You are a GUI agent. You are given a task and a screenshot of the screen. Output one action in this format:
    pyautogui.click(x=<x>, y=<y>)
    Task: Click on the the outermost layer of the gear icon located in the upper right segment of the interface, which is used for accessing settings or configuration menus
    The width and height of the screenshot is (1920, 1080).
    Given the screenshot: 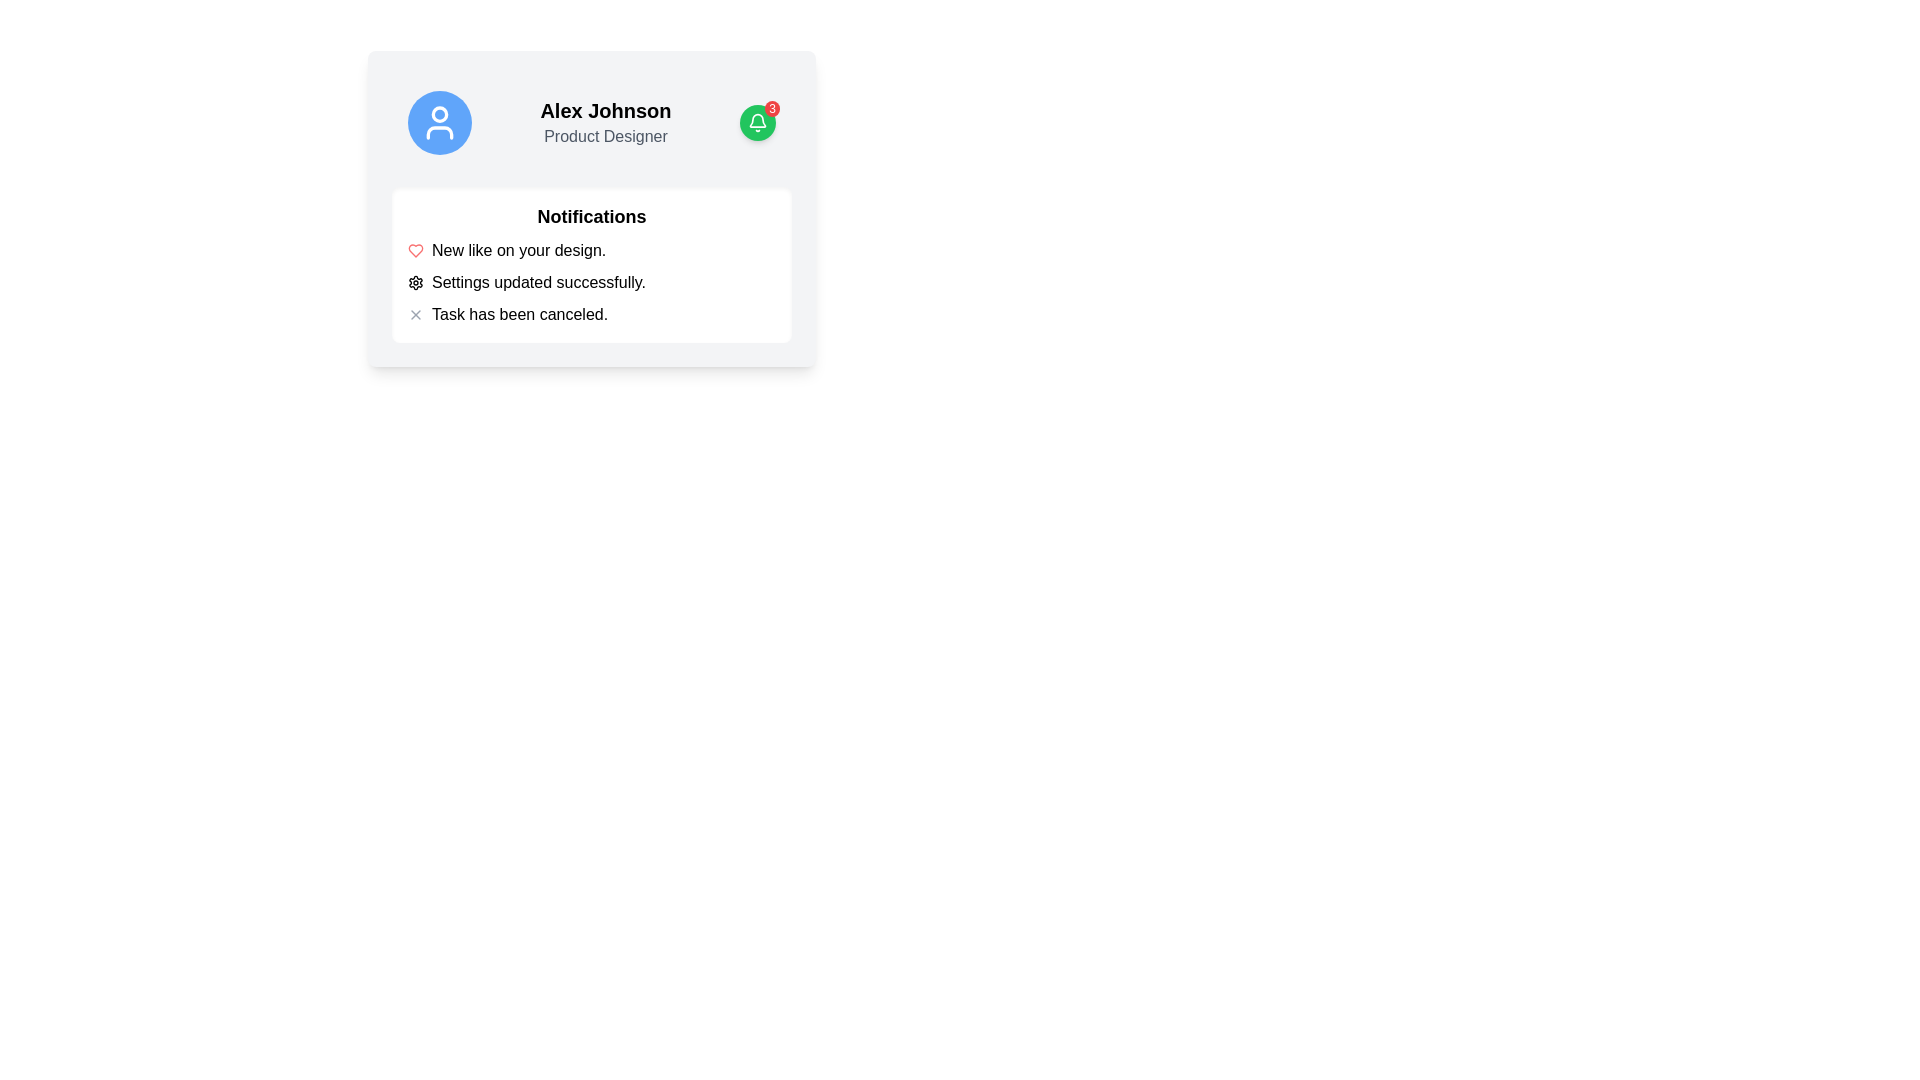 What is the action you would take?
    pyautogui.click(x=415, y=282)
    